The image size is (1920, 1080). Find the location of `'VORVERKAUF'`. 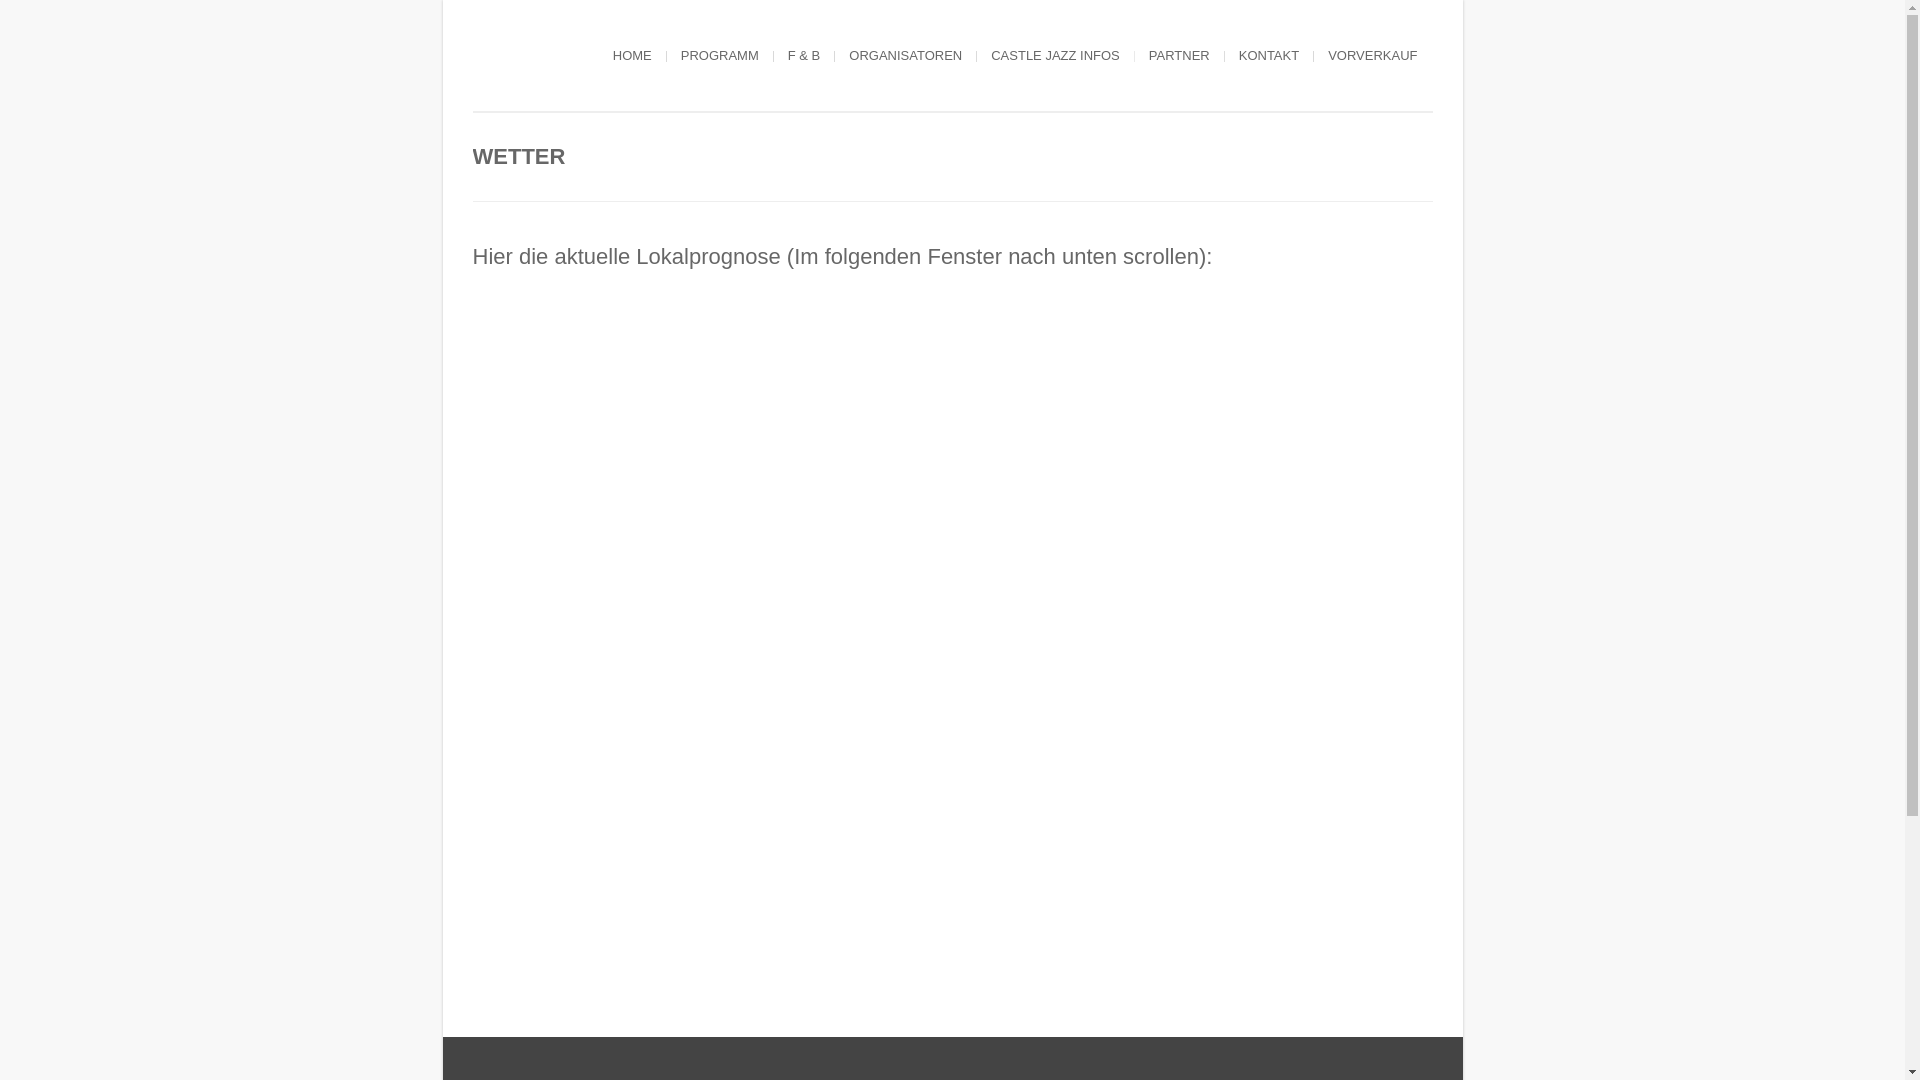

'VORVERKAUF' is located at coordinates (1371, 54).